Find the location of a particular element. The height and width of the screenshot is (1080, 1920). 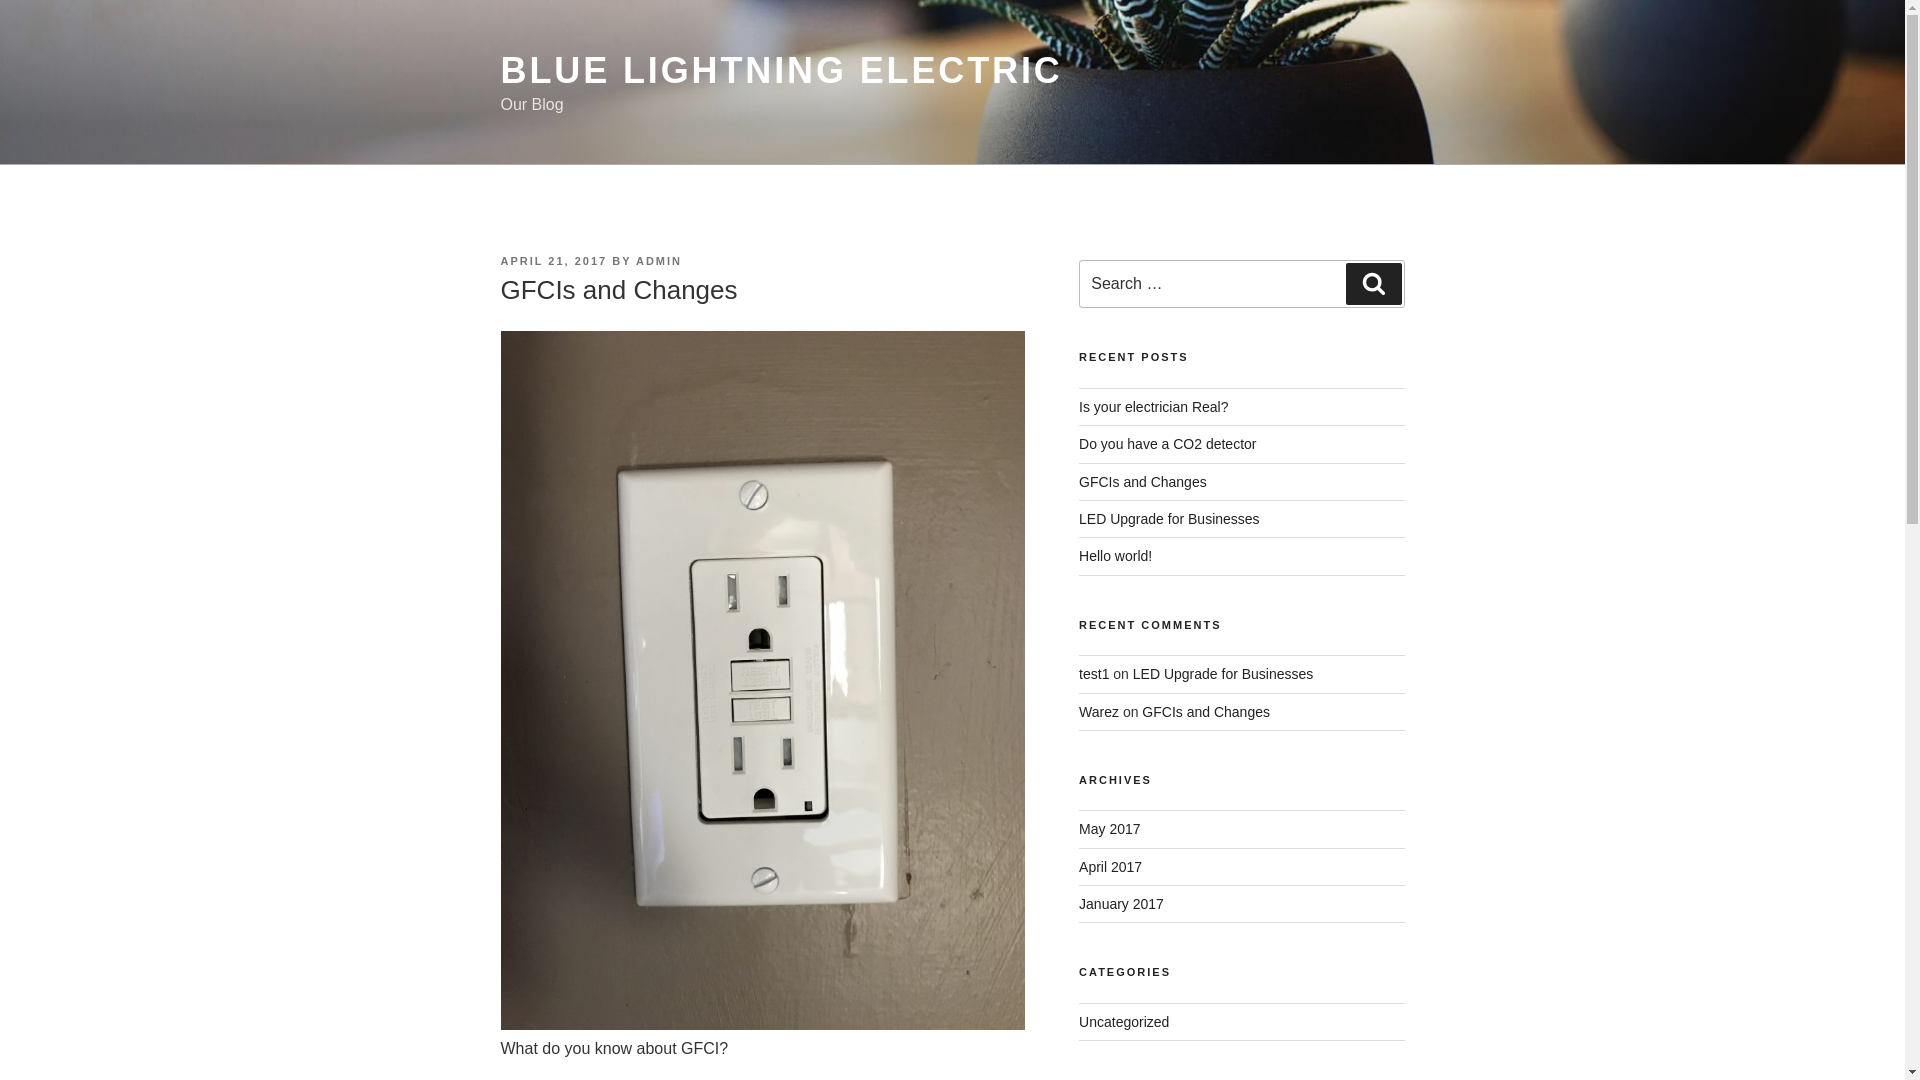

'Search' is located at coordinates (1372, 284).